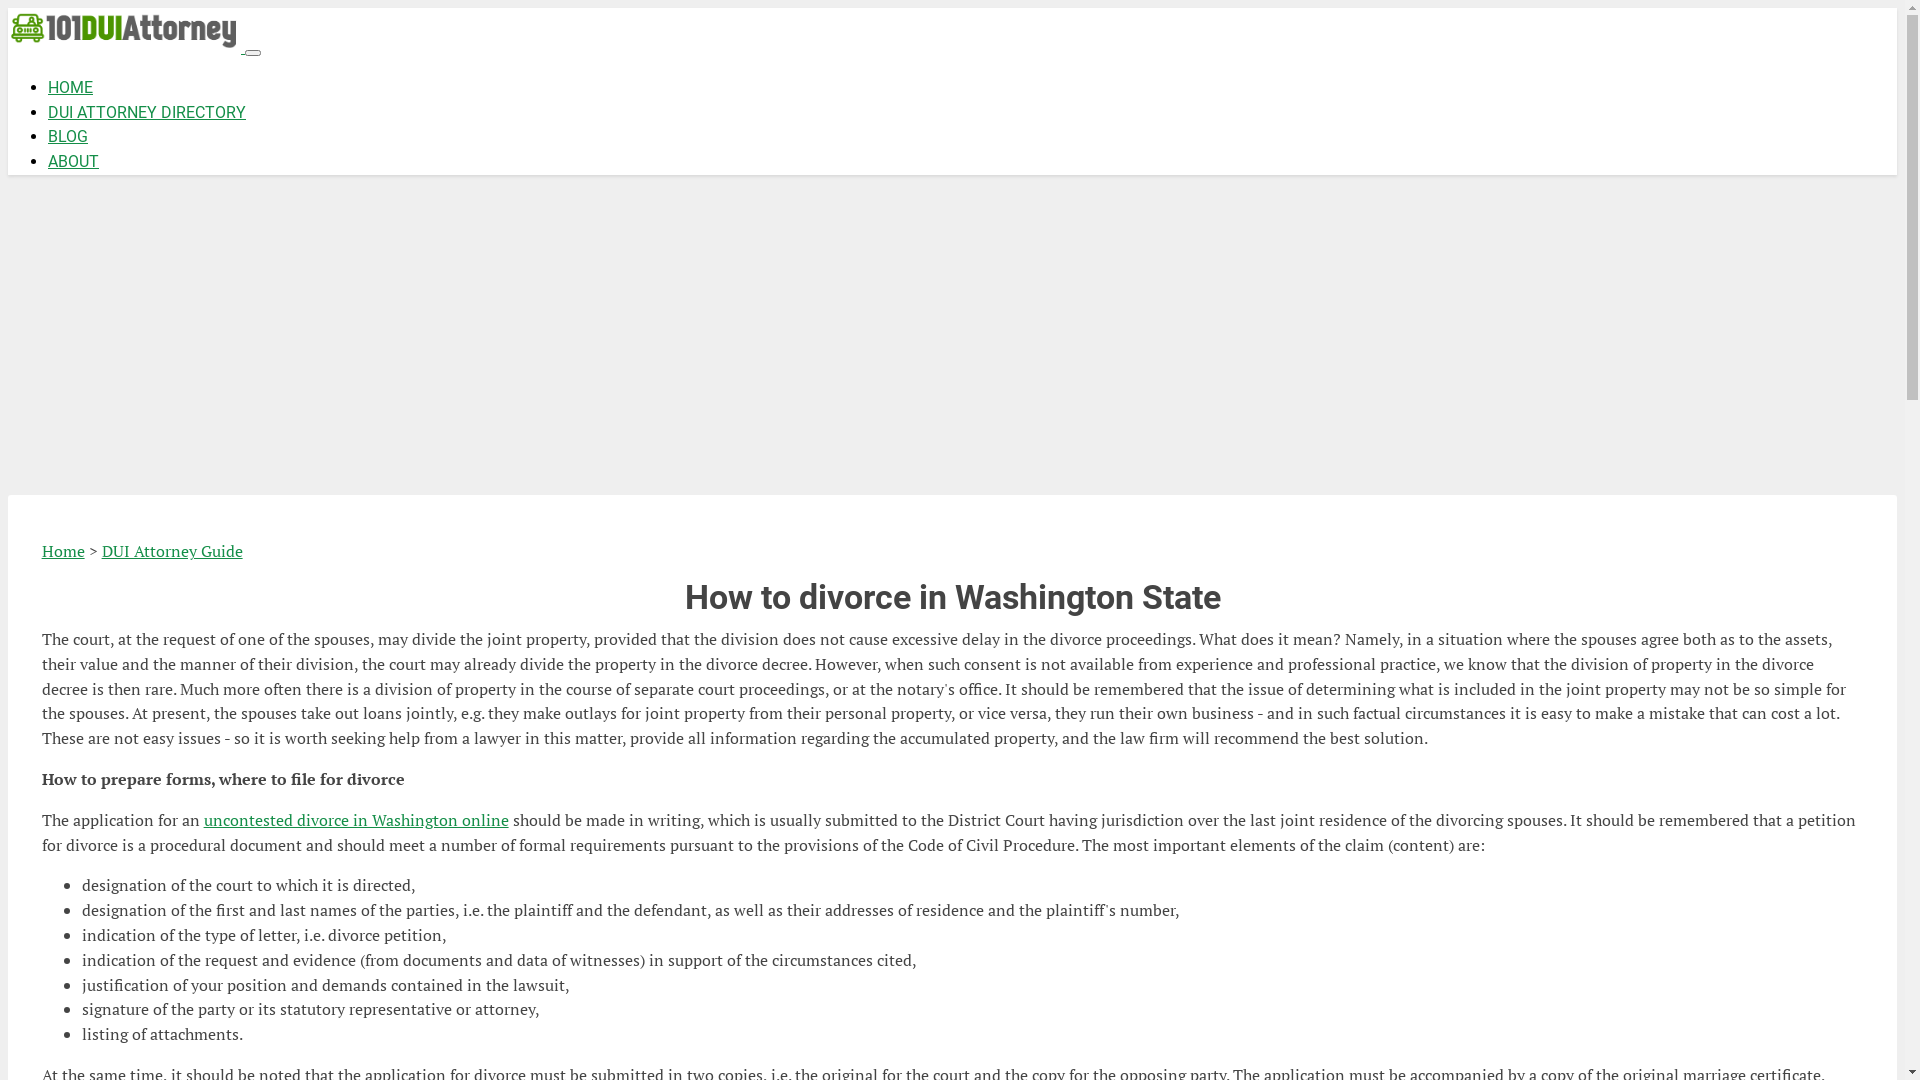 This screenshot has height=1080, width=1920. Describe the element at coordinates (67, 135) in the screenshot. I see `'BLOG'` at that location.